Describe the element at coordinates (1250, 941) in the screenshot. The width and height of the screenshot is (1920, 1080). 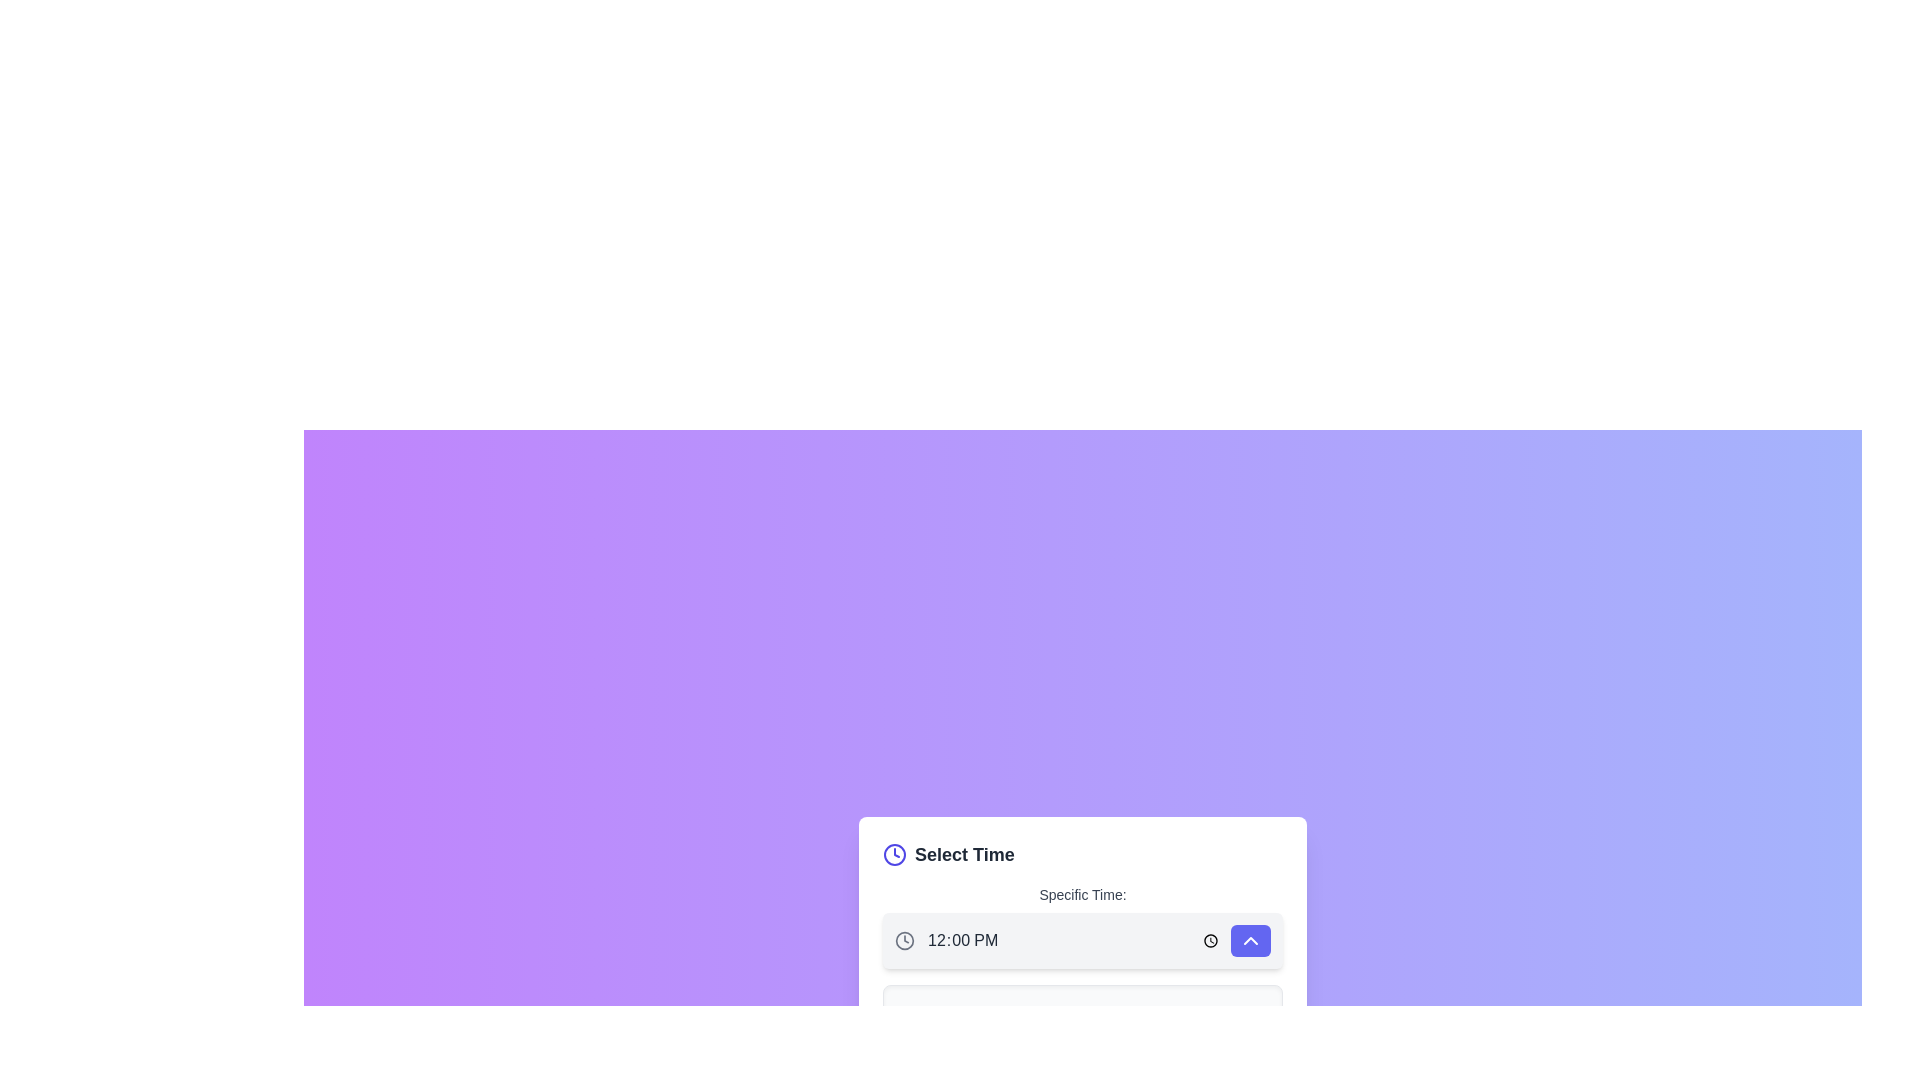
I see `the upward-pointing arrow icon located inside a small blue button adjacent to the numeric time display for more information` at that location.